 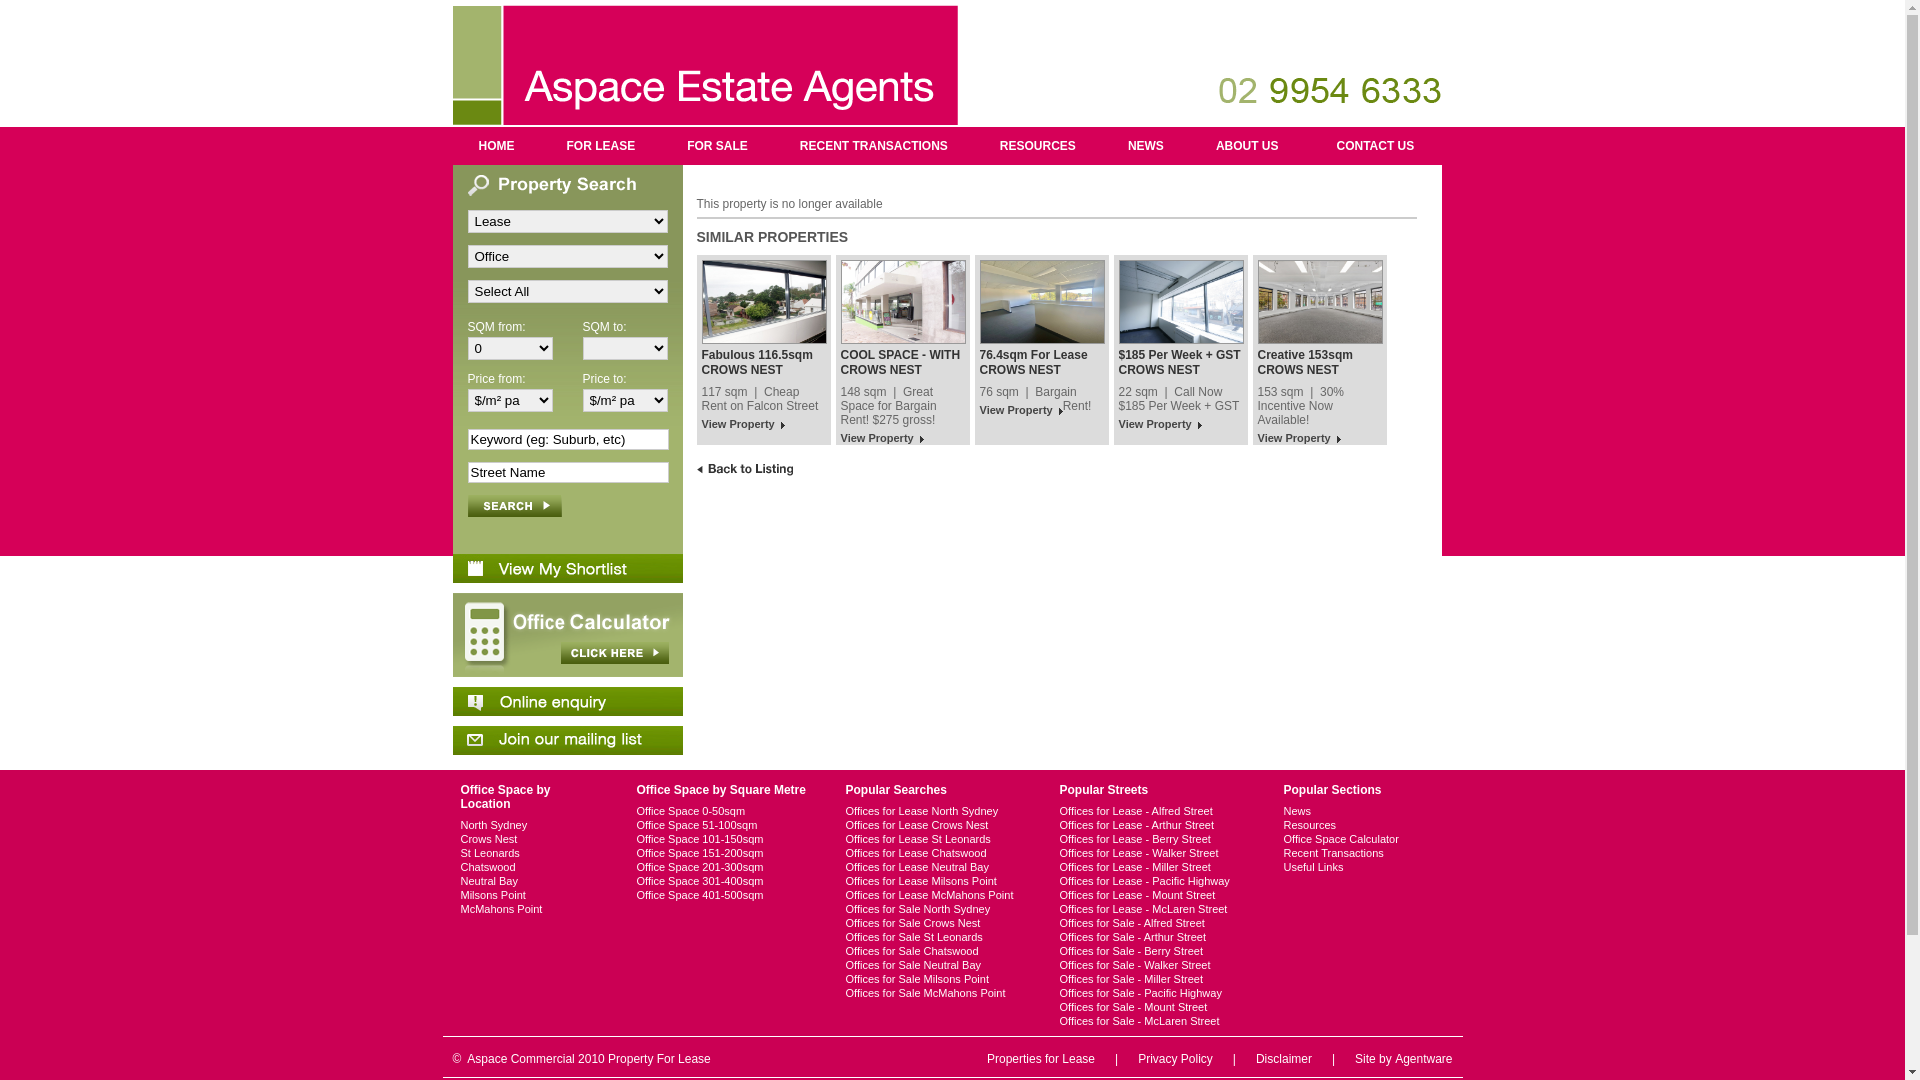 What do you see at coordinates (845, 866) in the screenshot?
I see `'Offices for Lease Neutral Bay'` at bounding box center [845, 866].